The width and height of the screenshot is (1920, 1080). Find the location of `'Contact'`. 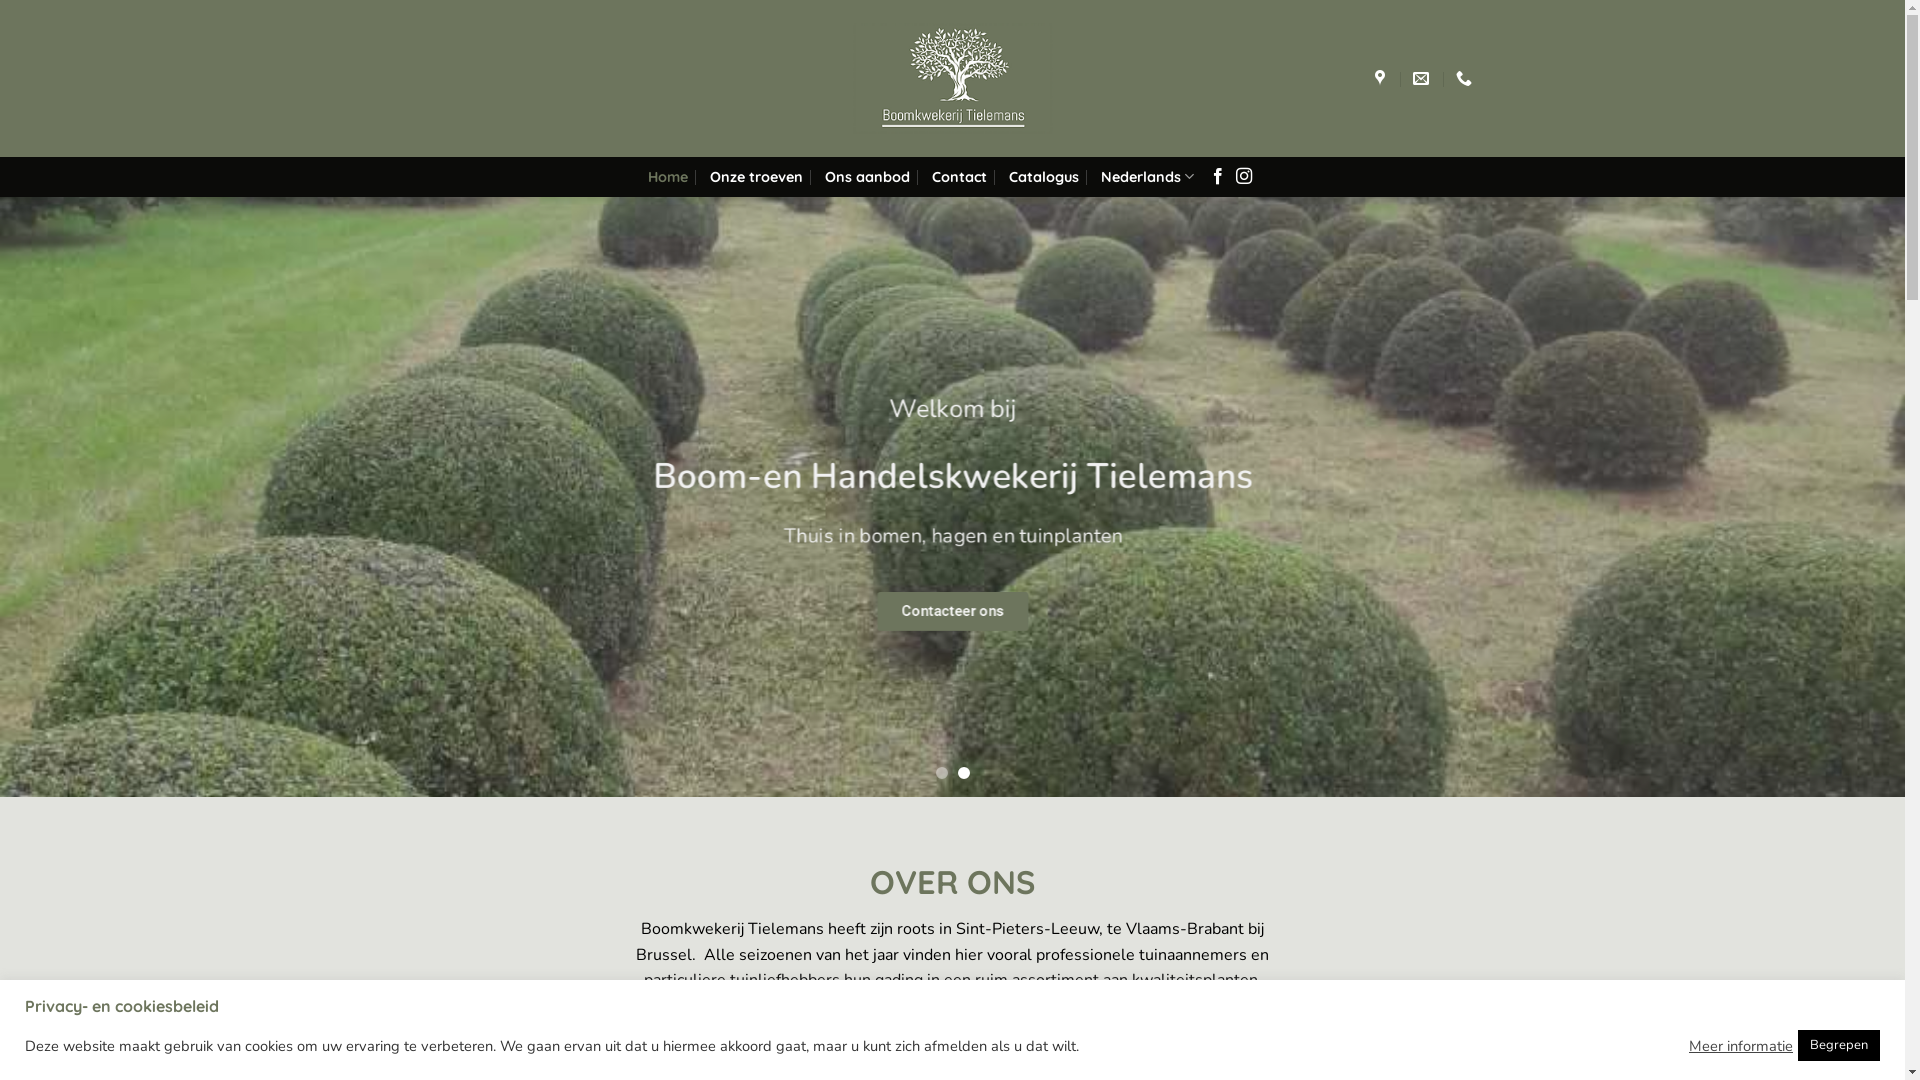

'Contact' is located at coordinates (930, 176).